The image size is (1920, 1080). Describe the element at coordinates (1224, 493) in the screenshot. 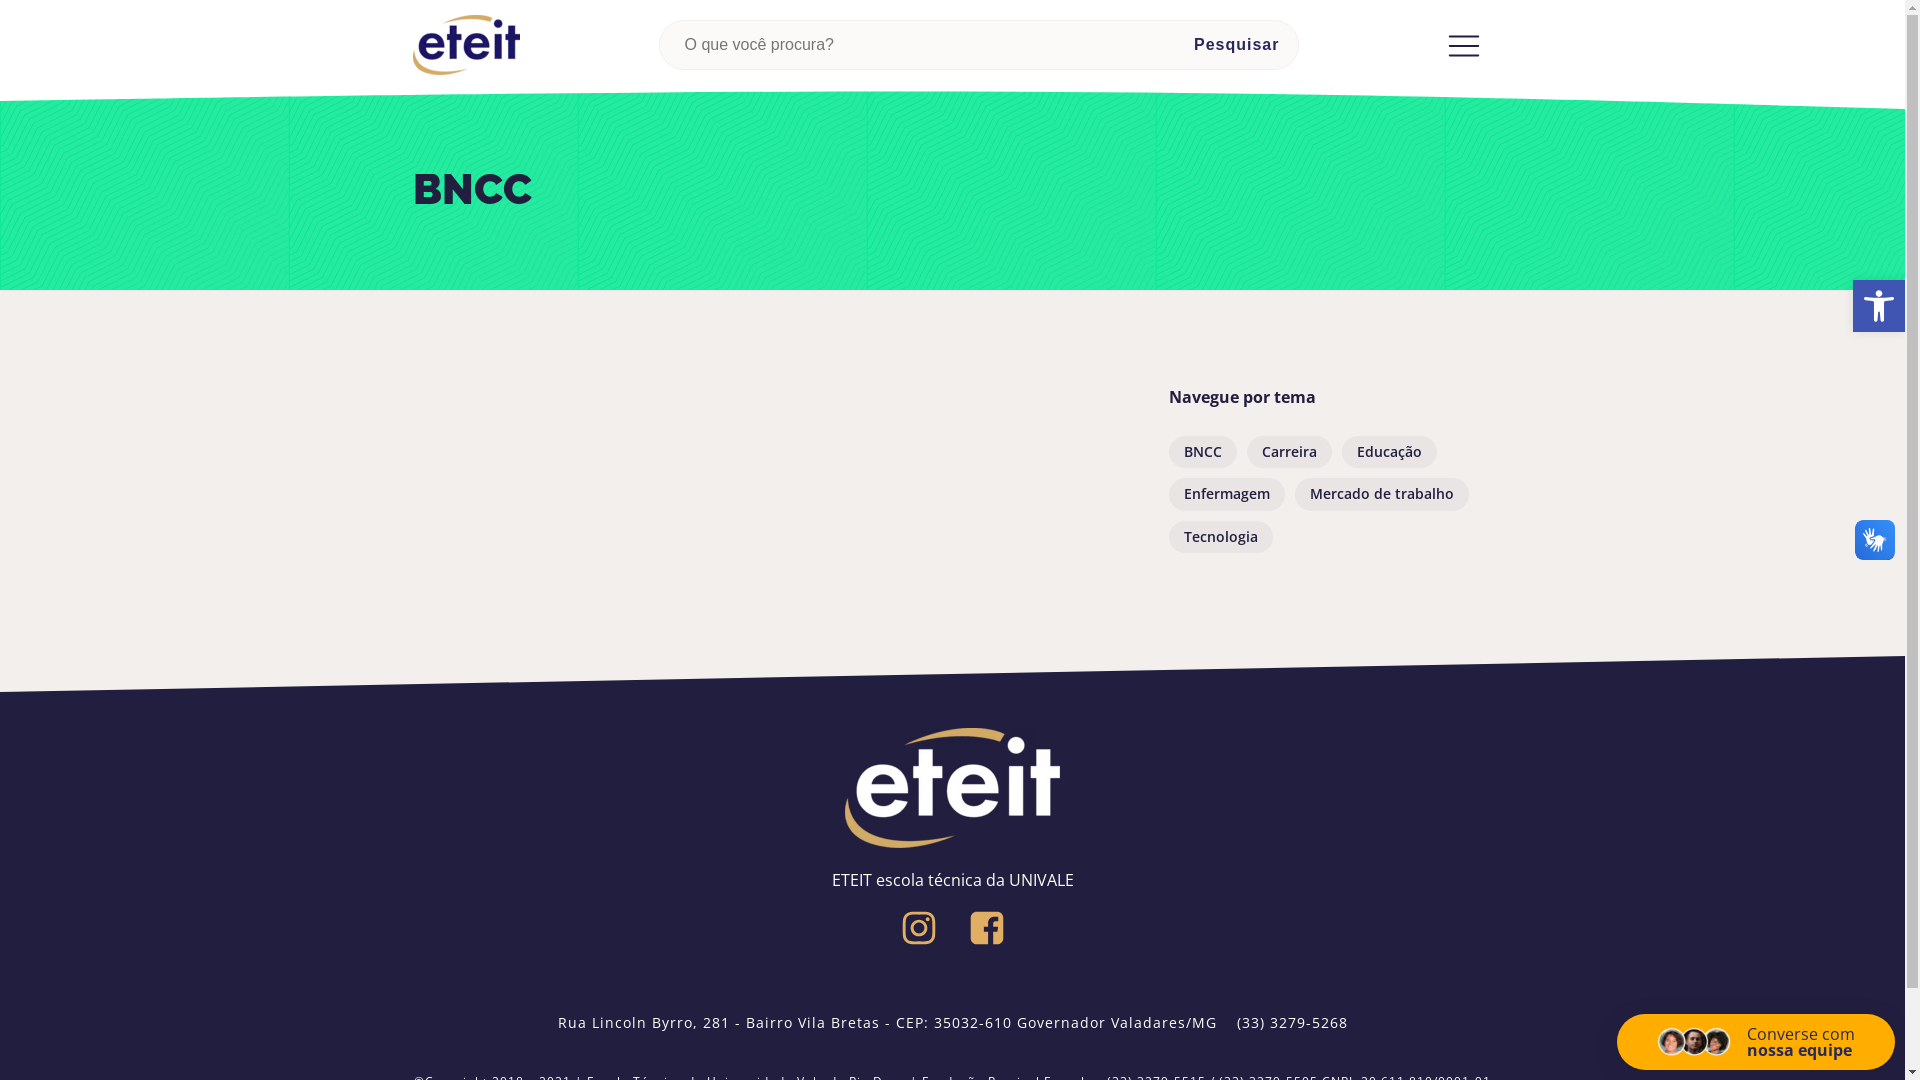

I see `'Enfermagem'` at that location.